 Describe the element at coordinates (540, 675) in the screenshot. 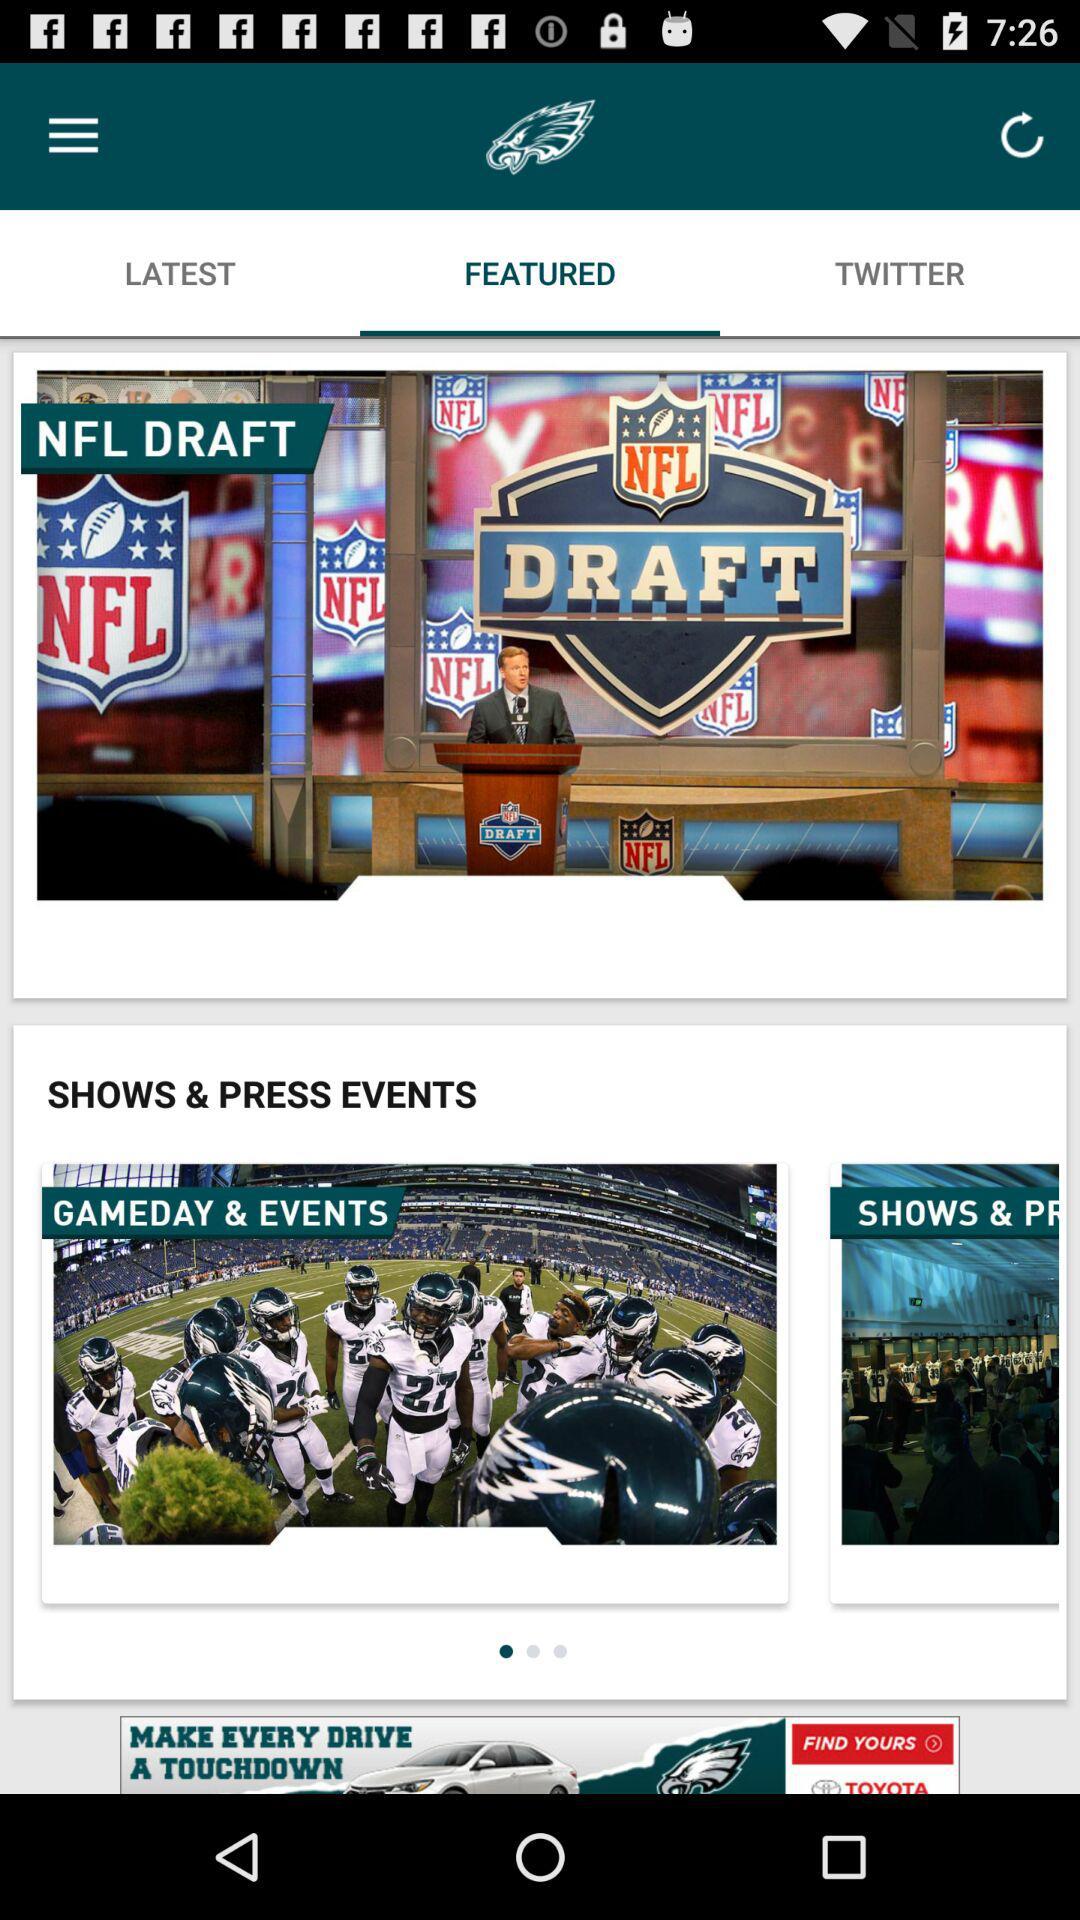

I see `the first image` at that location.